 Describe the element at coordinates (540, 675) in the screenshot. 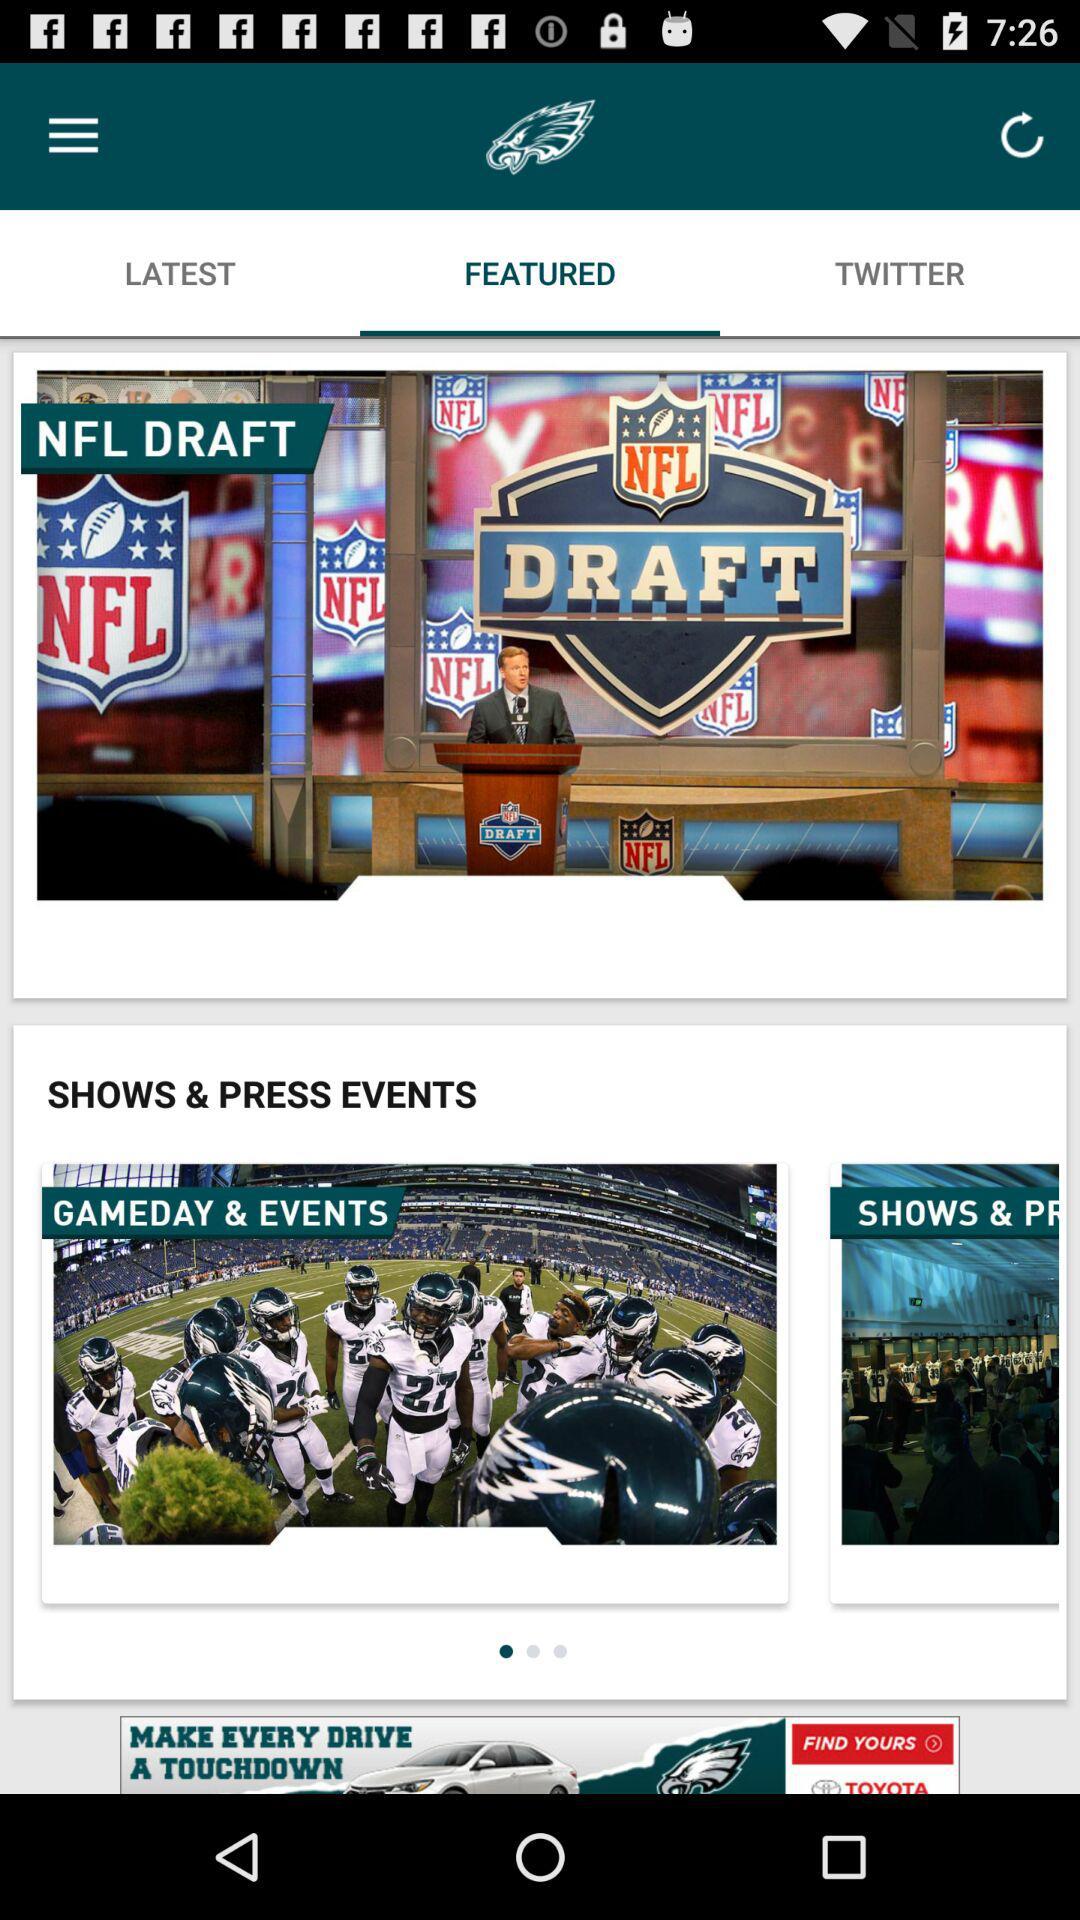

I see `the first image` at that location.